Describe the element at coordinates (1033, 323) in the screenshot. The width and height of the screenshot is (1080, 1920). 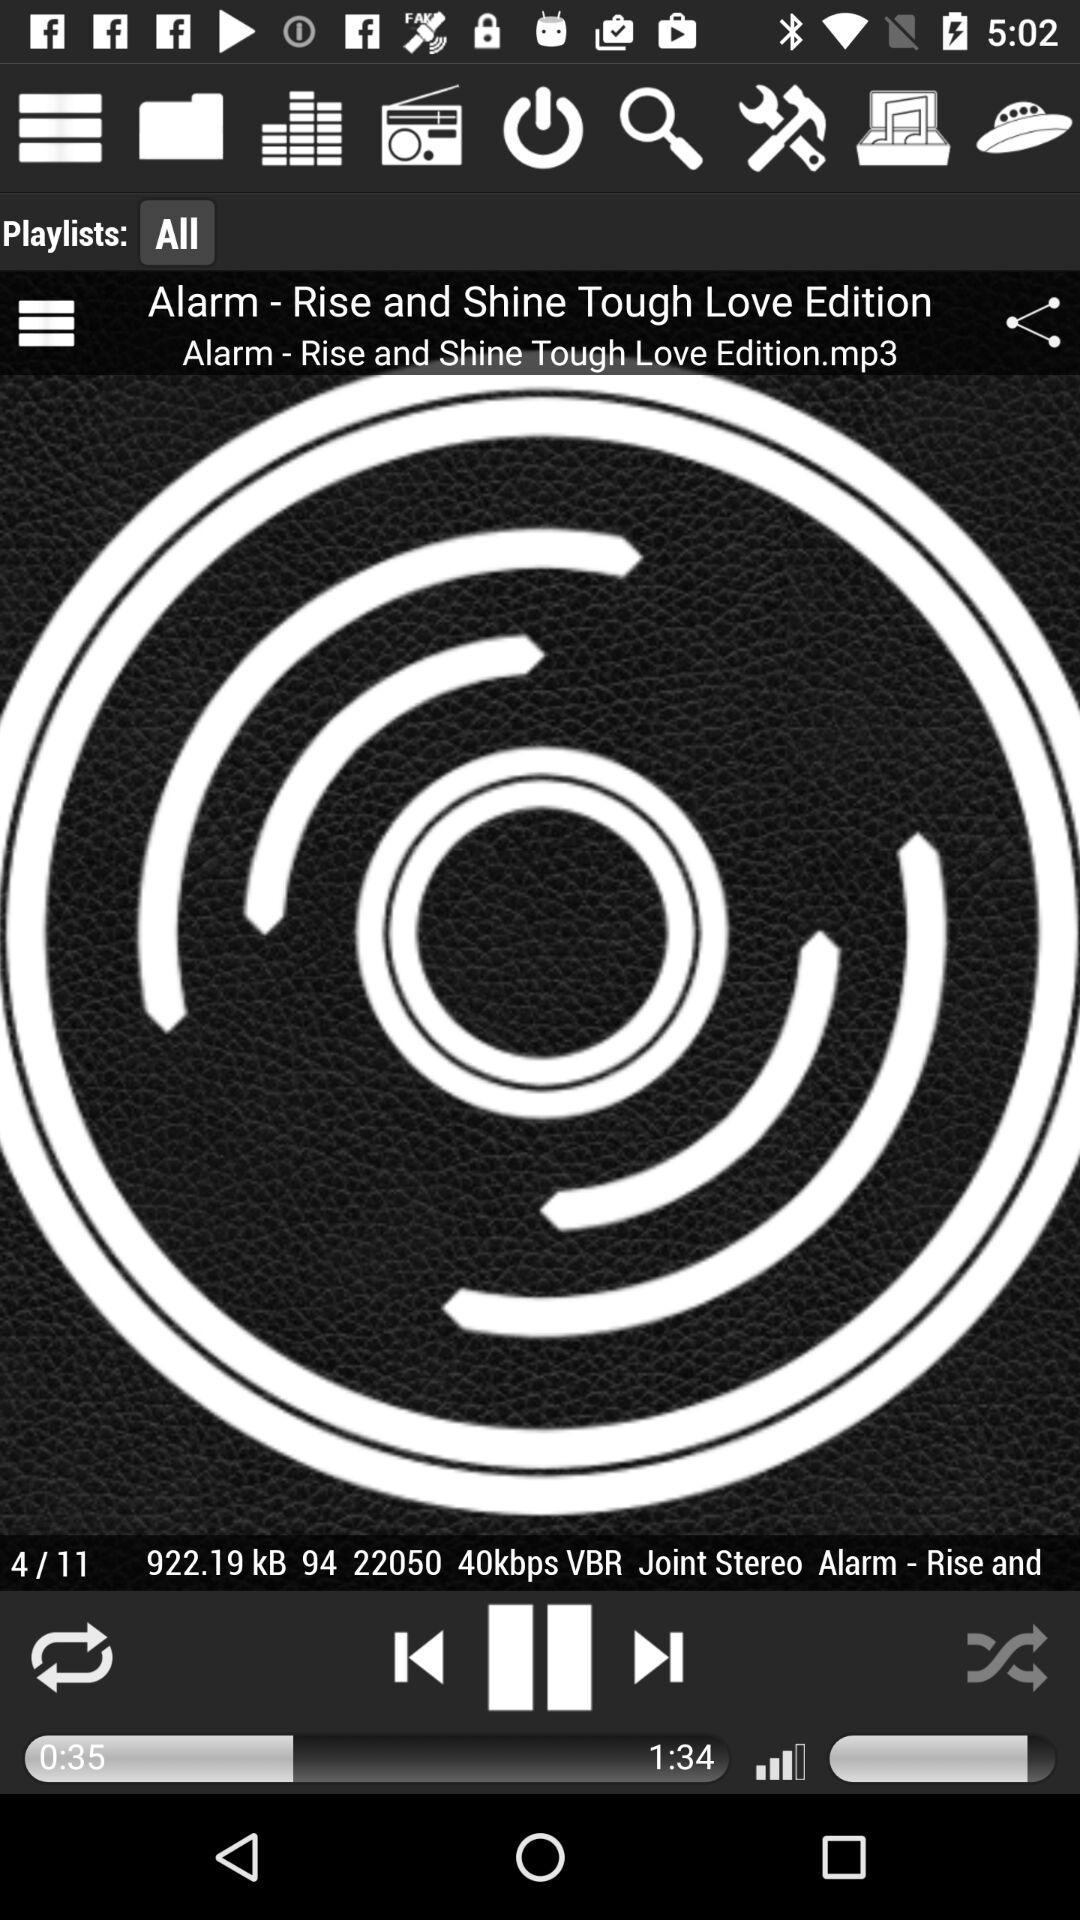
I see `app next to the alarm rise and app` at that location.